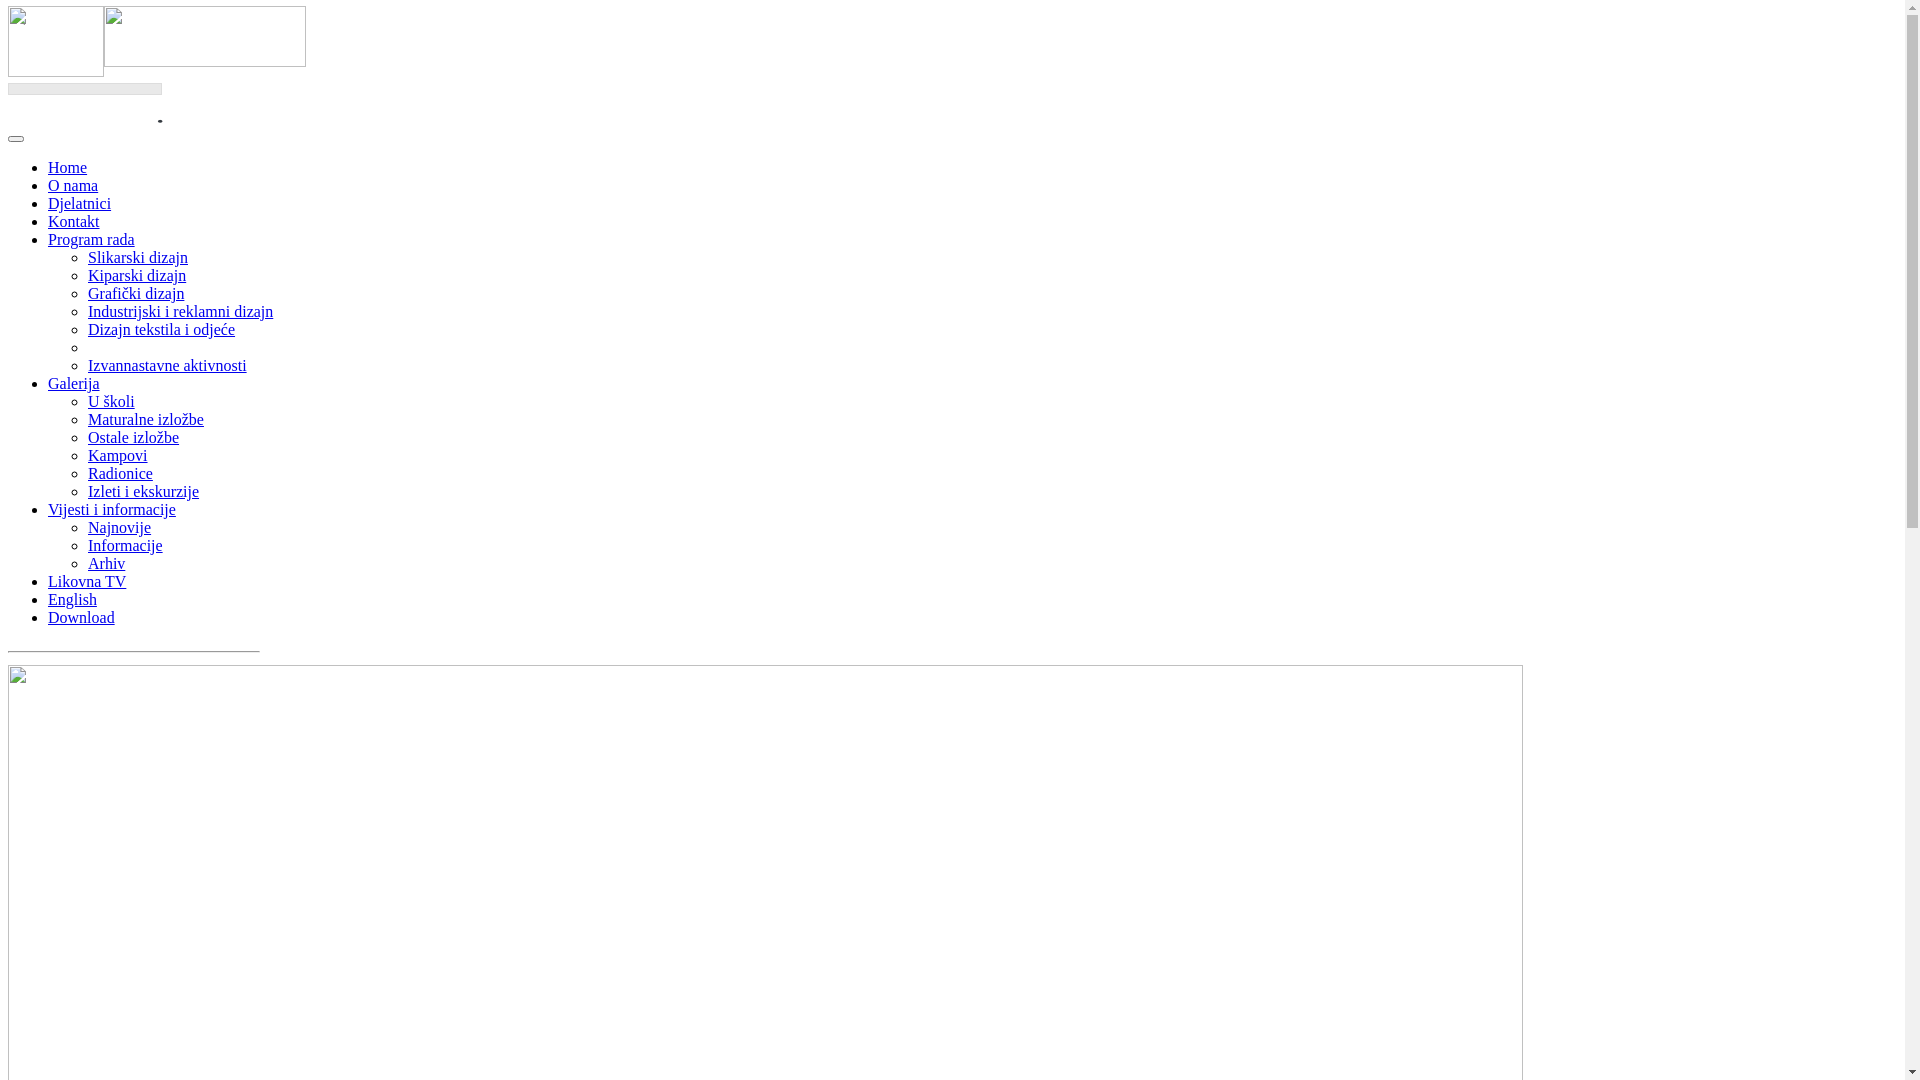 The width and height of the screenshot is (1920, 1080). Describe the element at coordinates (73, 221) in the screenshot. I see `'Kontakt'` at that location.